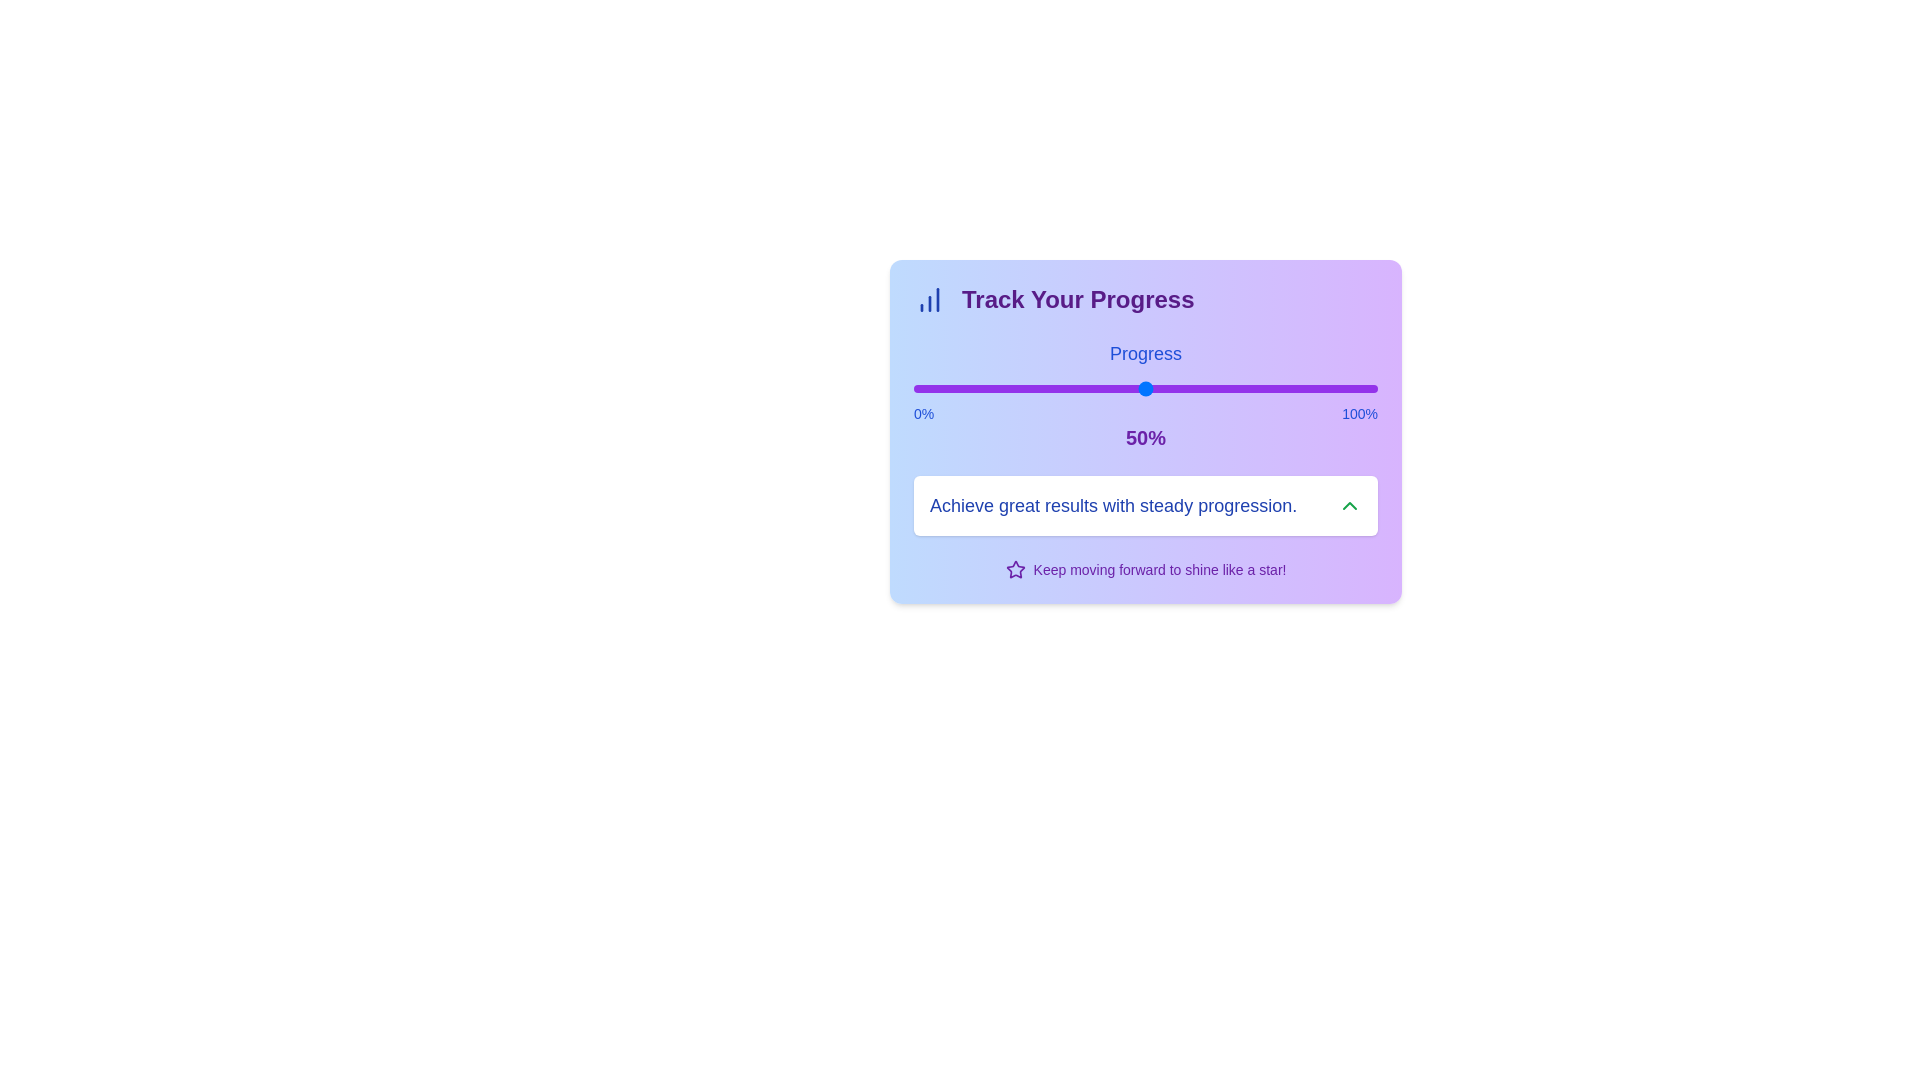 This screenshot has height=1080, width=1920. I want to click on the star icon located to the left of the text 'Keep moving forward to shine like a star!' in the lower part of the card interface, so click(1015, 570).